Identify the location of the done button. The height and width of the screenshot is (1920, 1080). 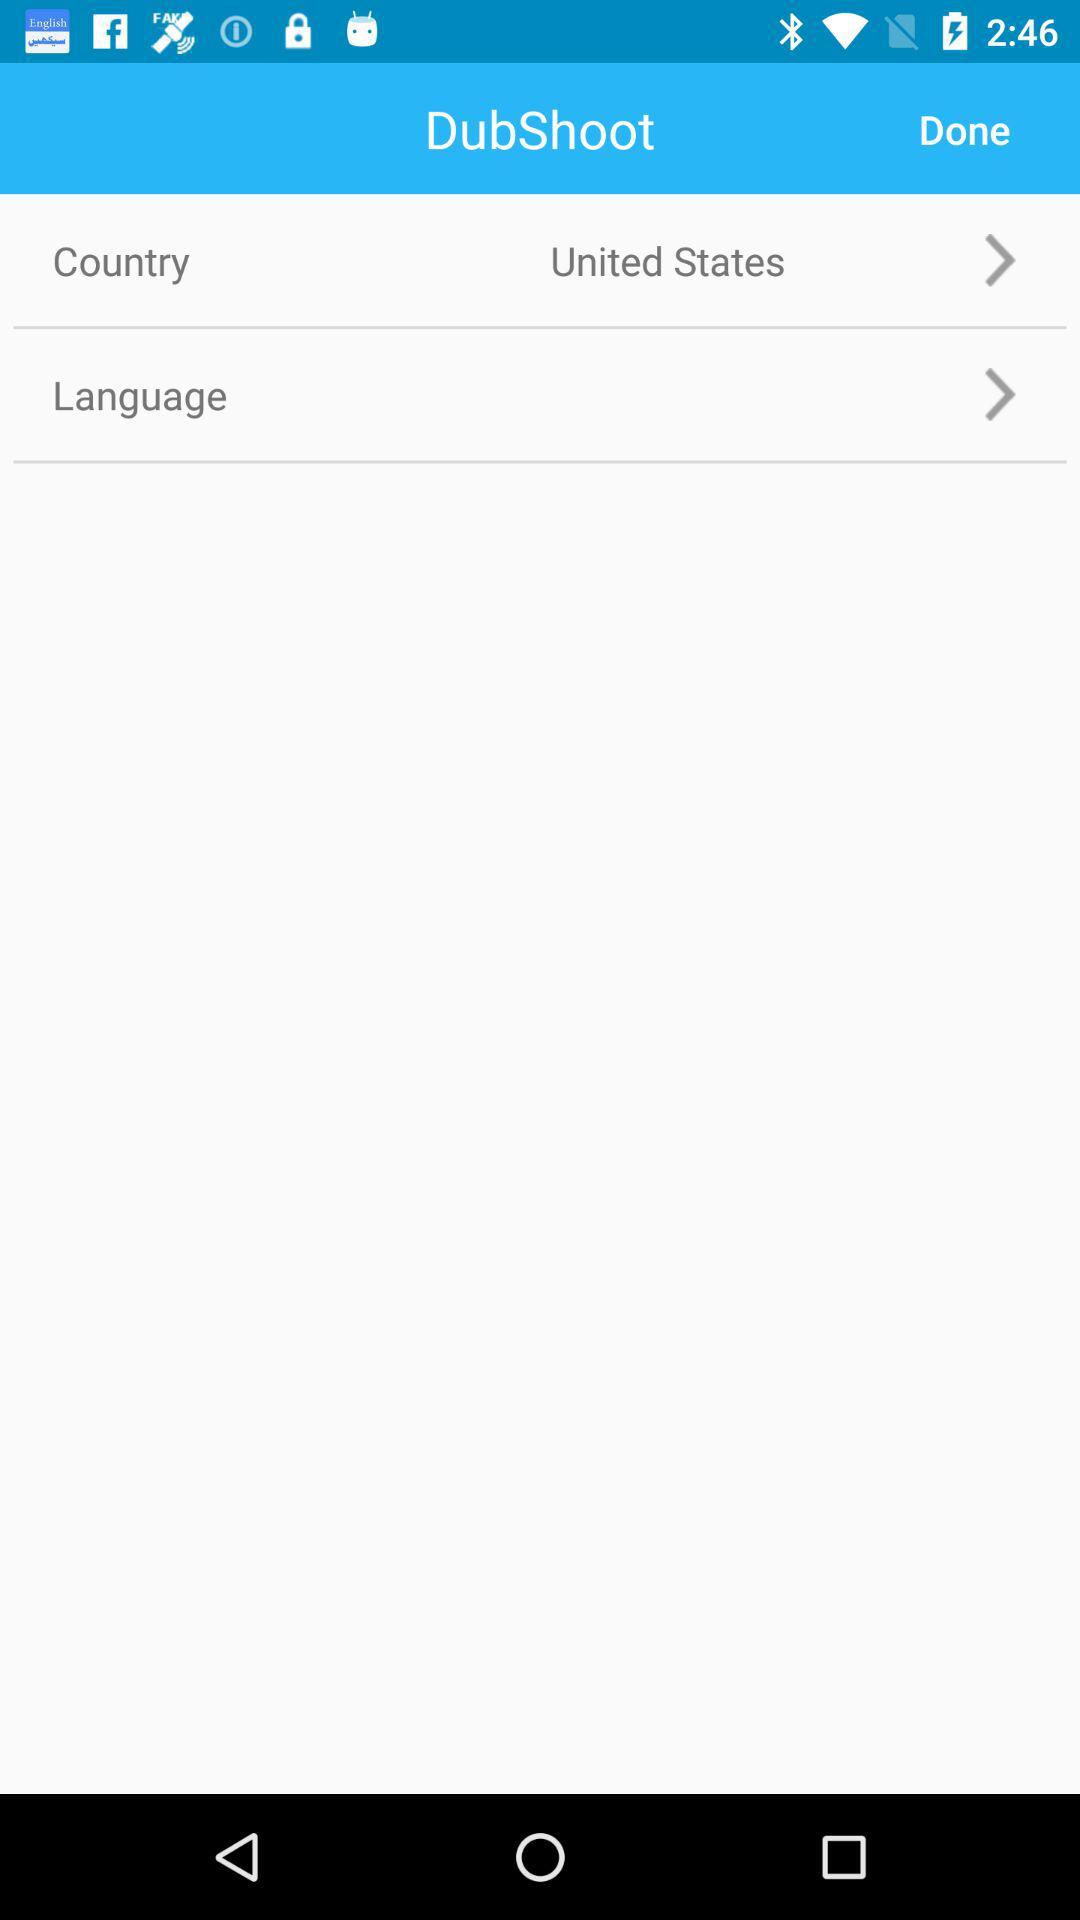
(963, 128).